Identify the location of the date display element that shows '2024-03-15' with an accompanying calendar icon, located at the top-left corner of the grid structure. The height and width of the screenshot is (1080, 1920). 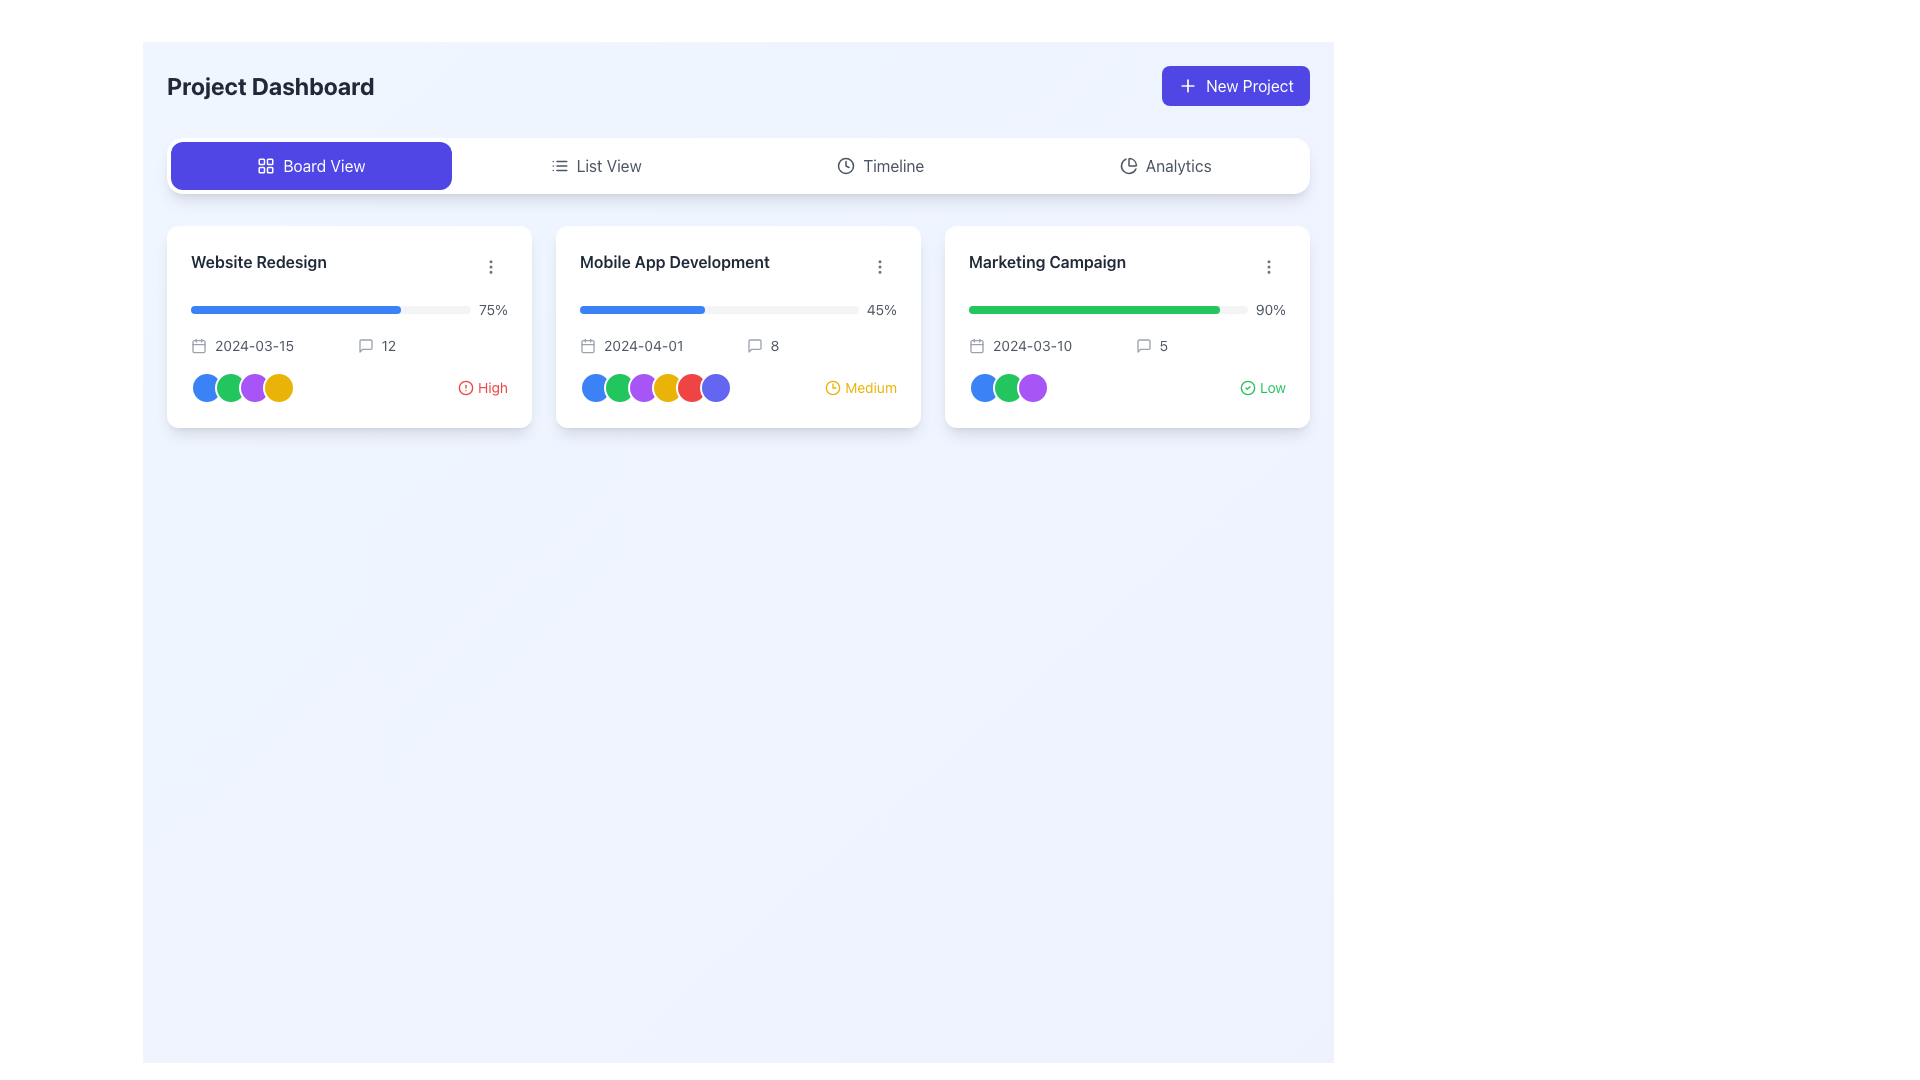
(265, 345).